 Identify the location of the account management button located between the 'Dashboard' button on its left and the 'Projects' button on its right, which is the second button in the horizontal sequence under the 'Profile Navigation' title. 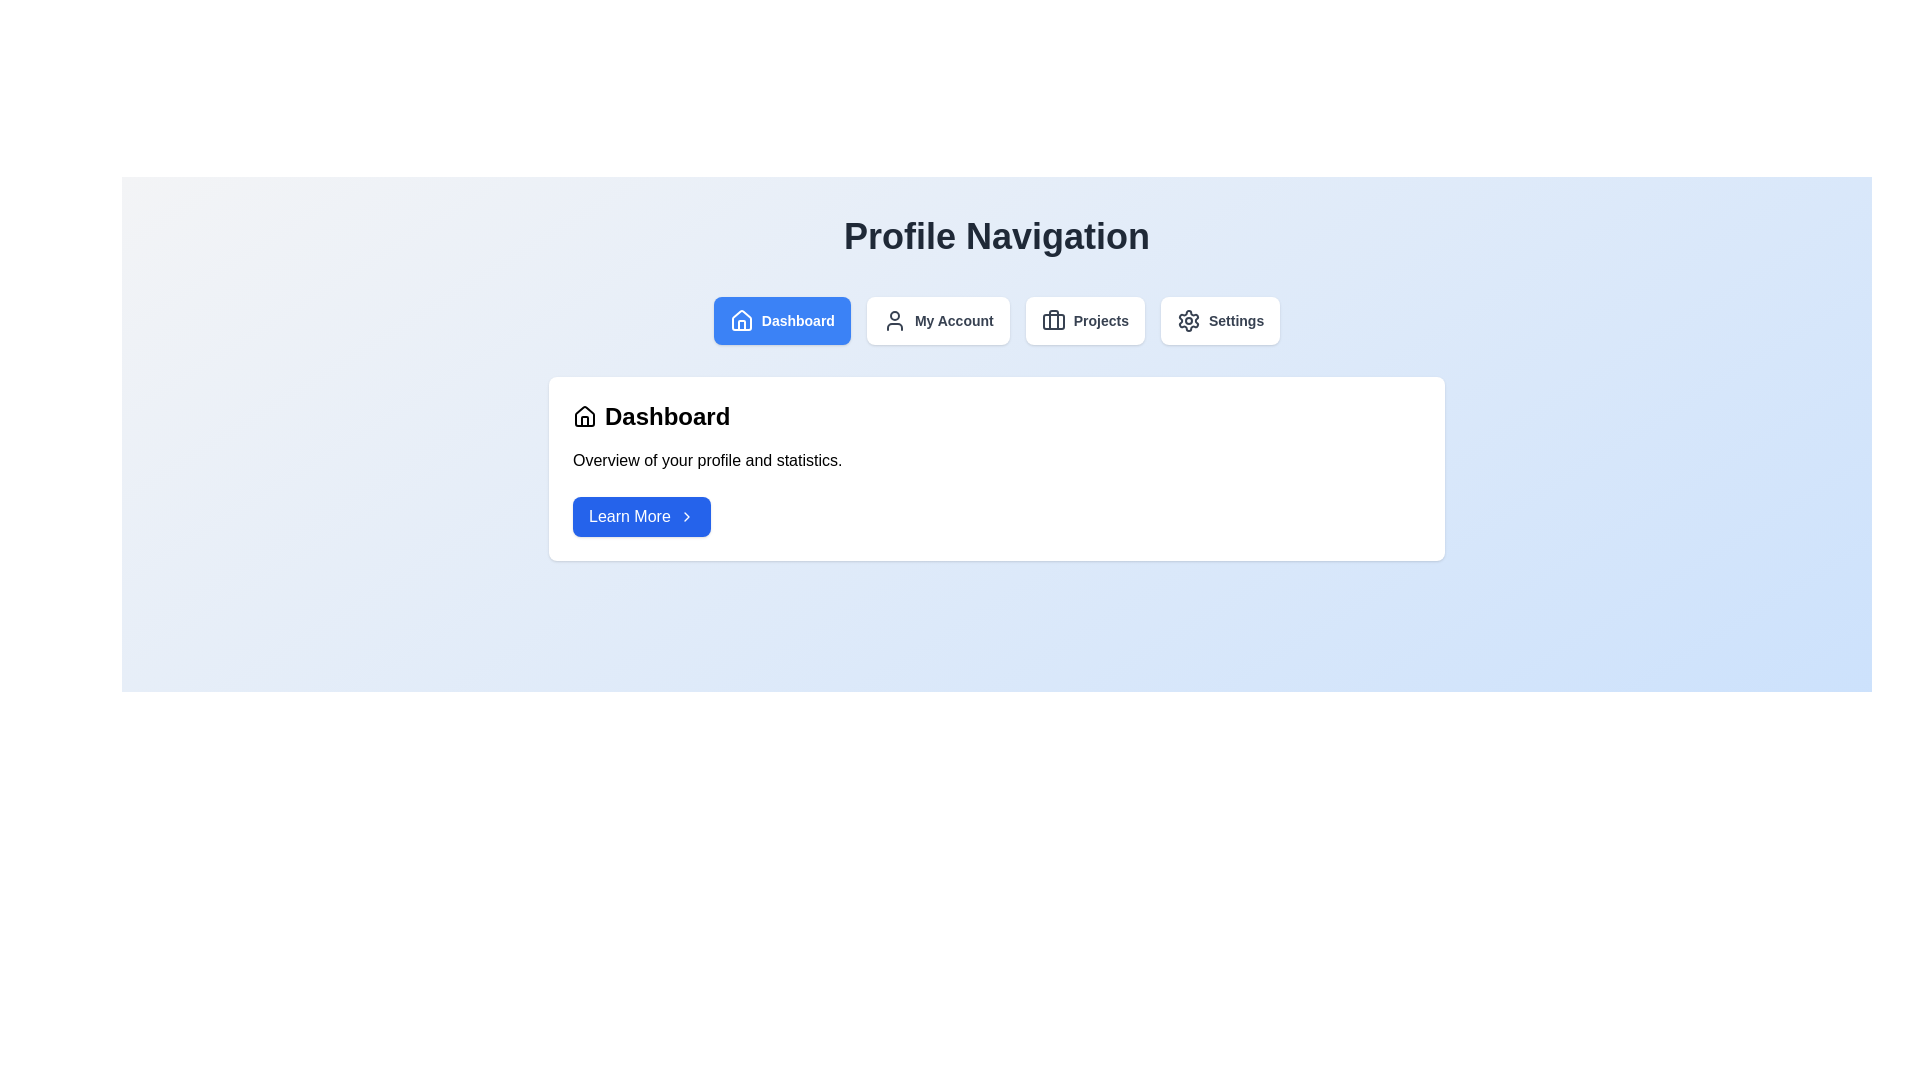
(937, 319).